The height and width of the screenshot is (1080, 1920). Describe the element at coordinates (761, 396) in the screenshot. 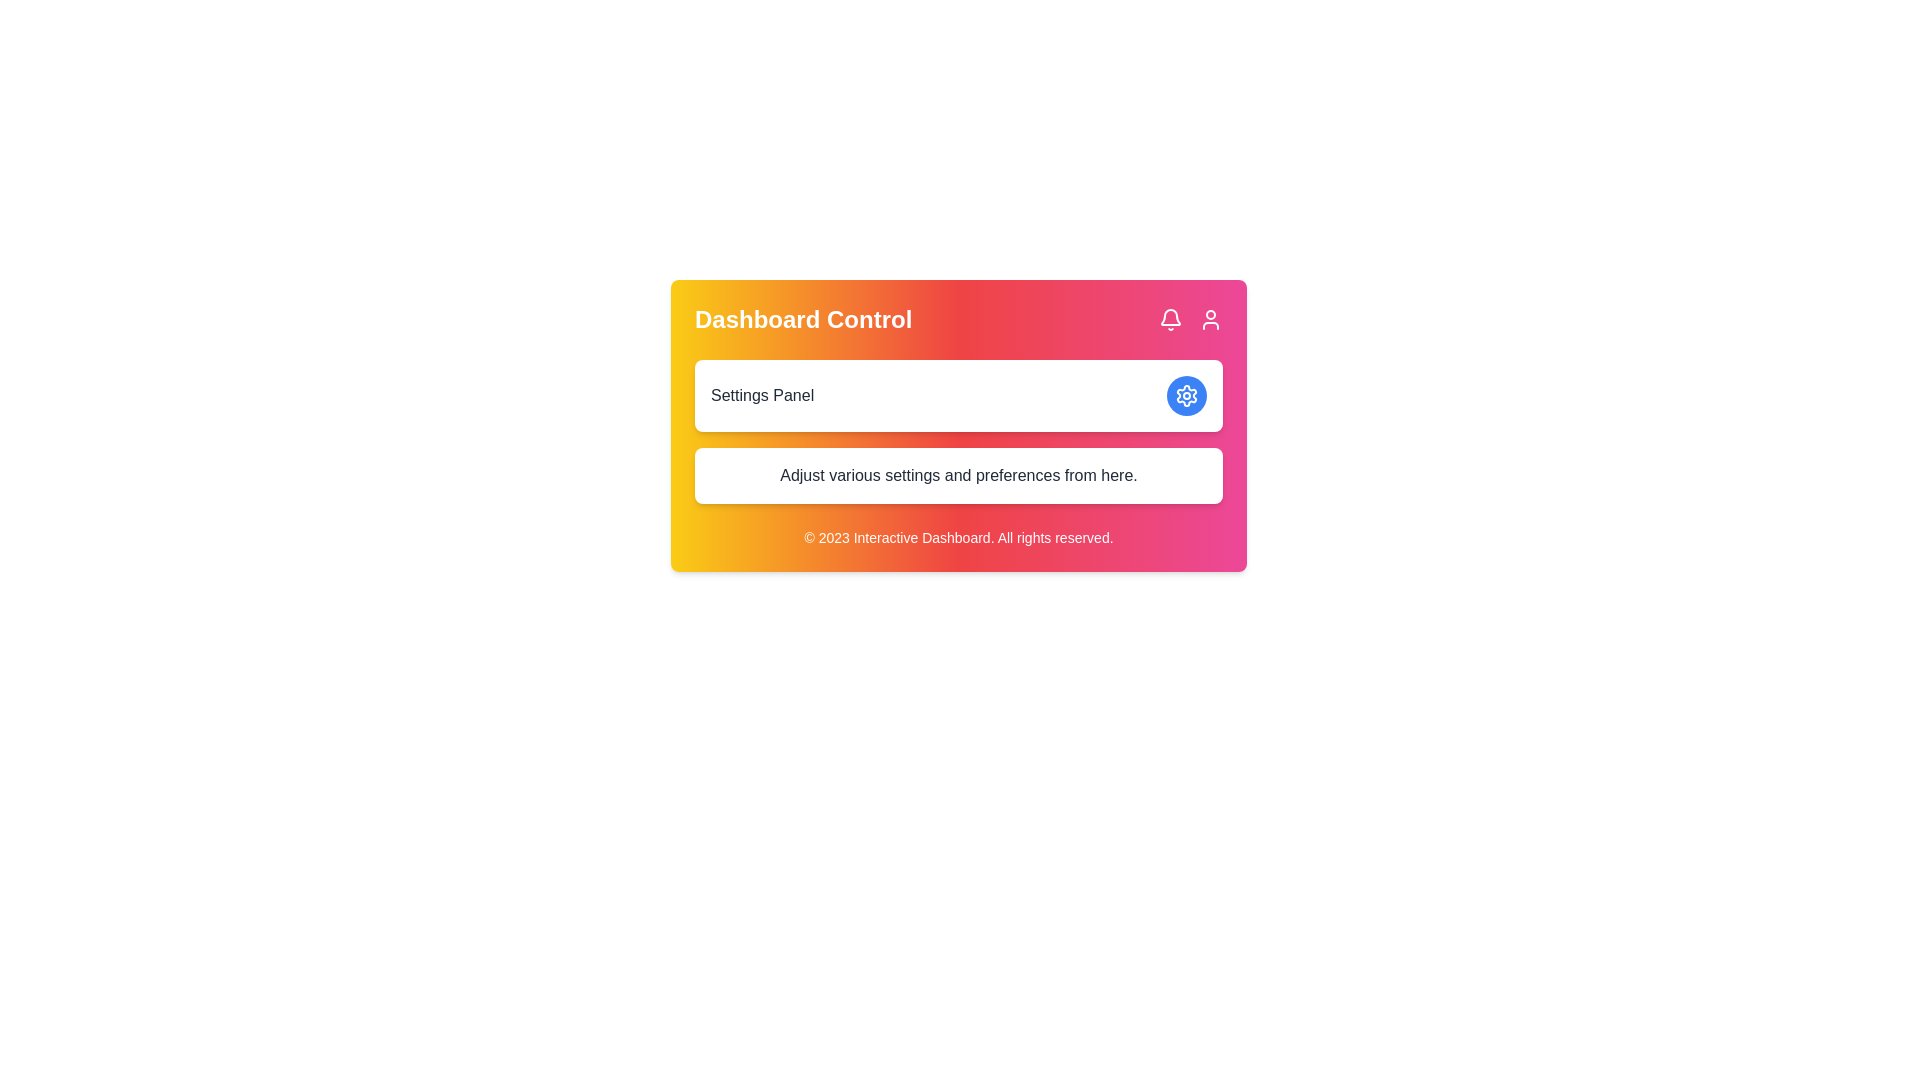

I see `the static text element that indicates the purpose or content of the accompanying section, located under the title 'Dashboard Control' and to the left of the blue circular button with a gear icon` at that location.